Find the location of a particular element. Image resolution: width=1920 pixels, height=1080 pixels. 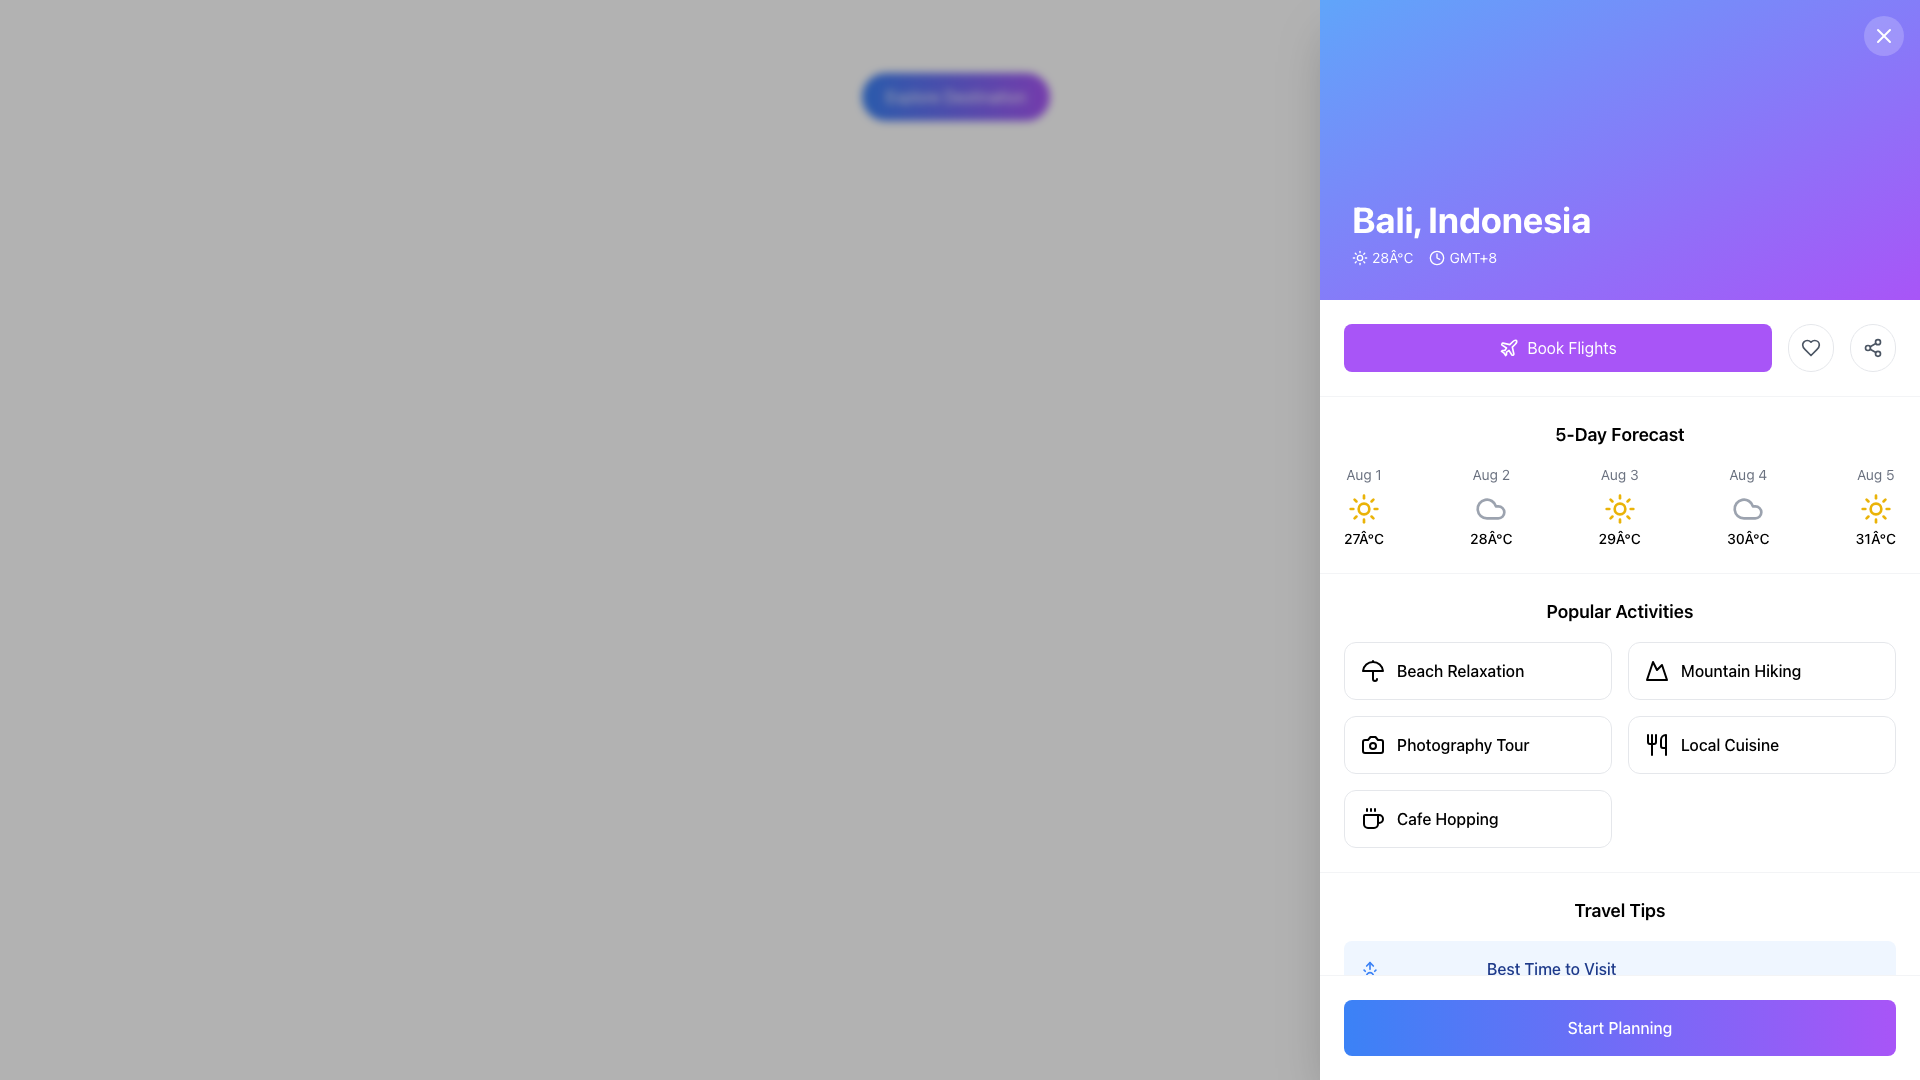

the 'Book Flights' button with a purple background and white text is located at coordinates (1557, 346).